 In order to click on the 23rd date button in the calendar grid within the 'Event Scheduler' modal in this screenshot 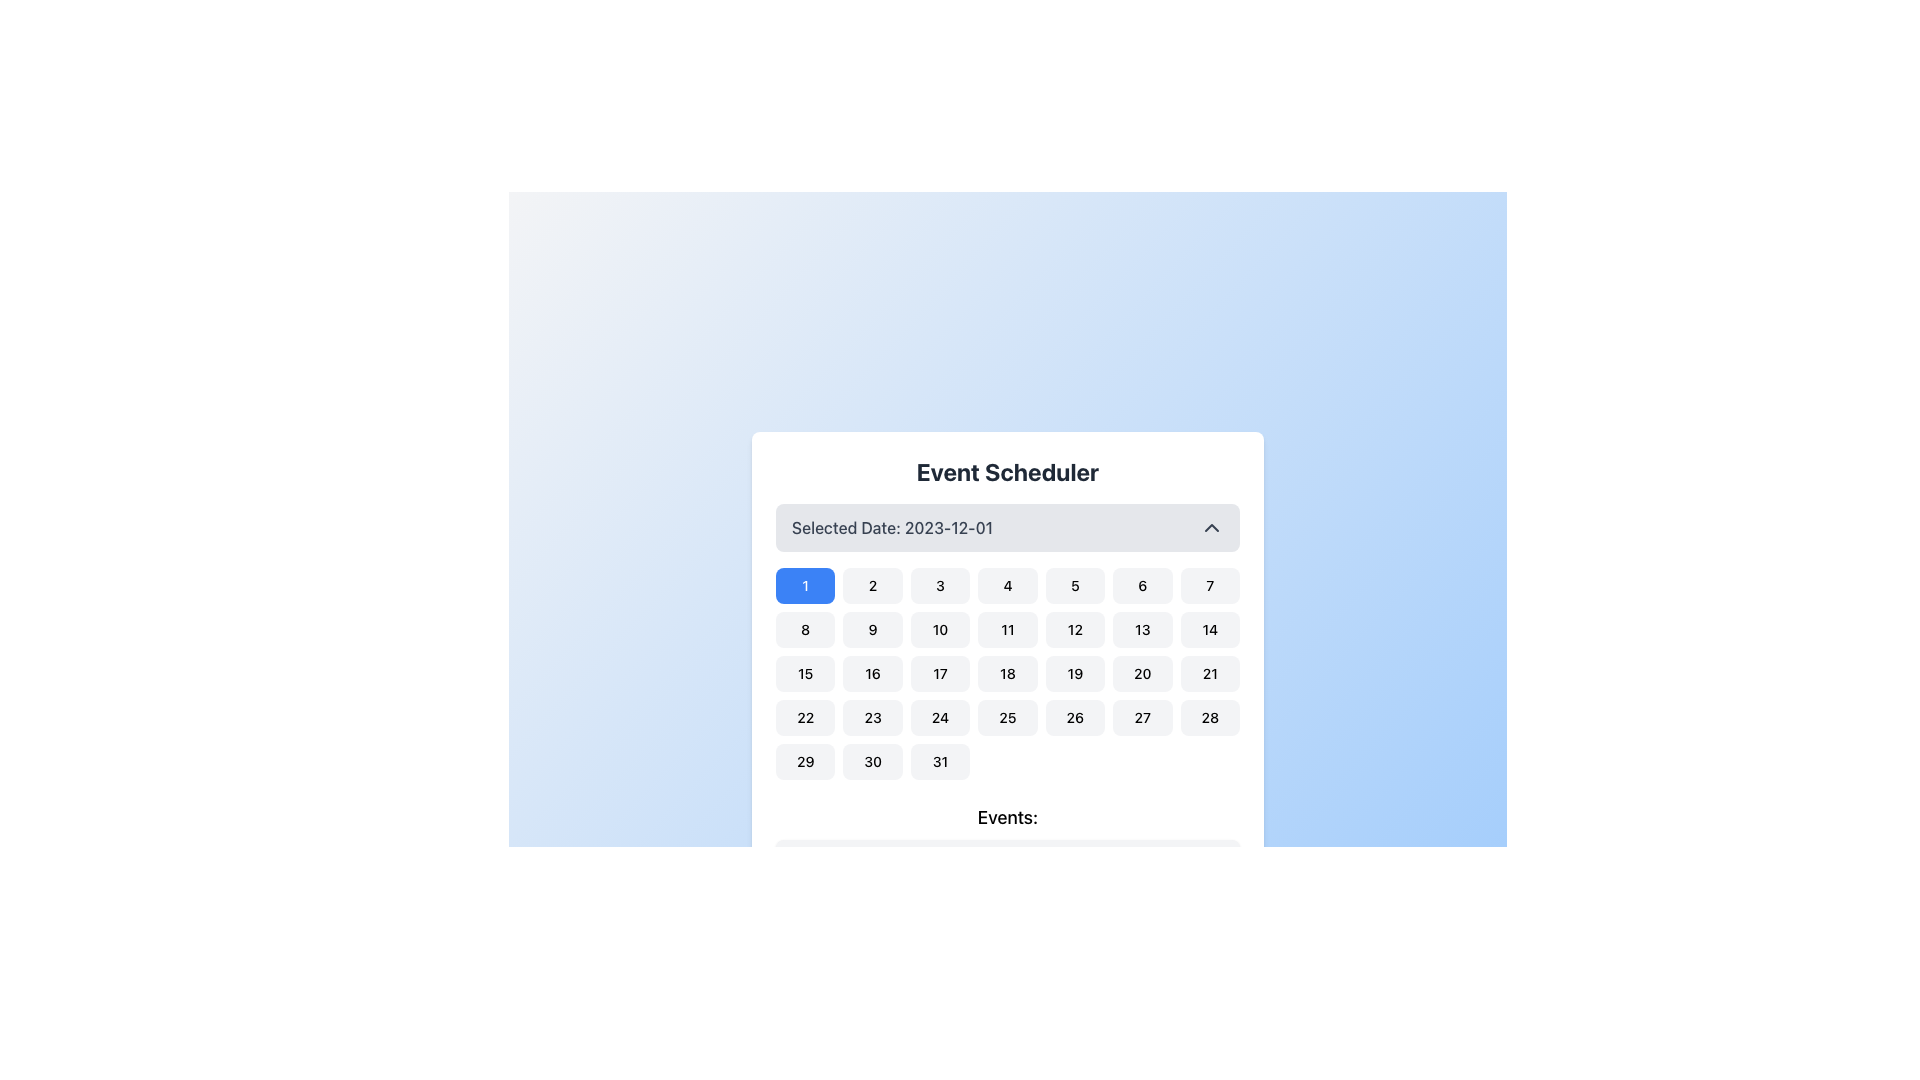, I will do `click(873, 716)`.